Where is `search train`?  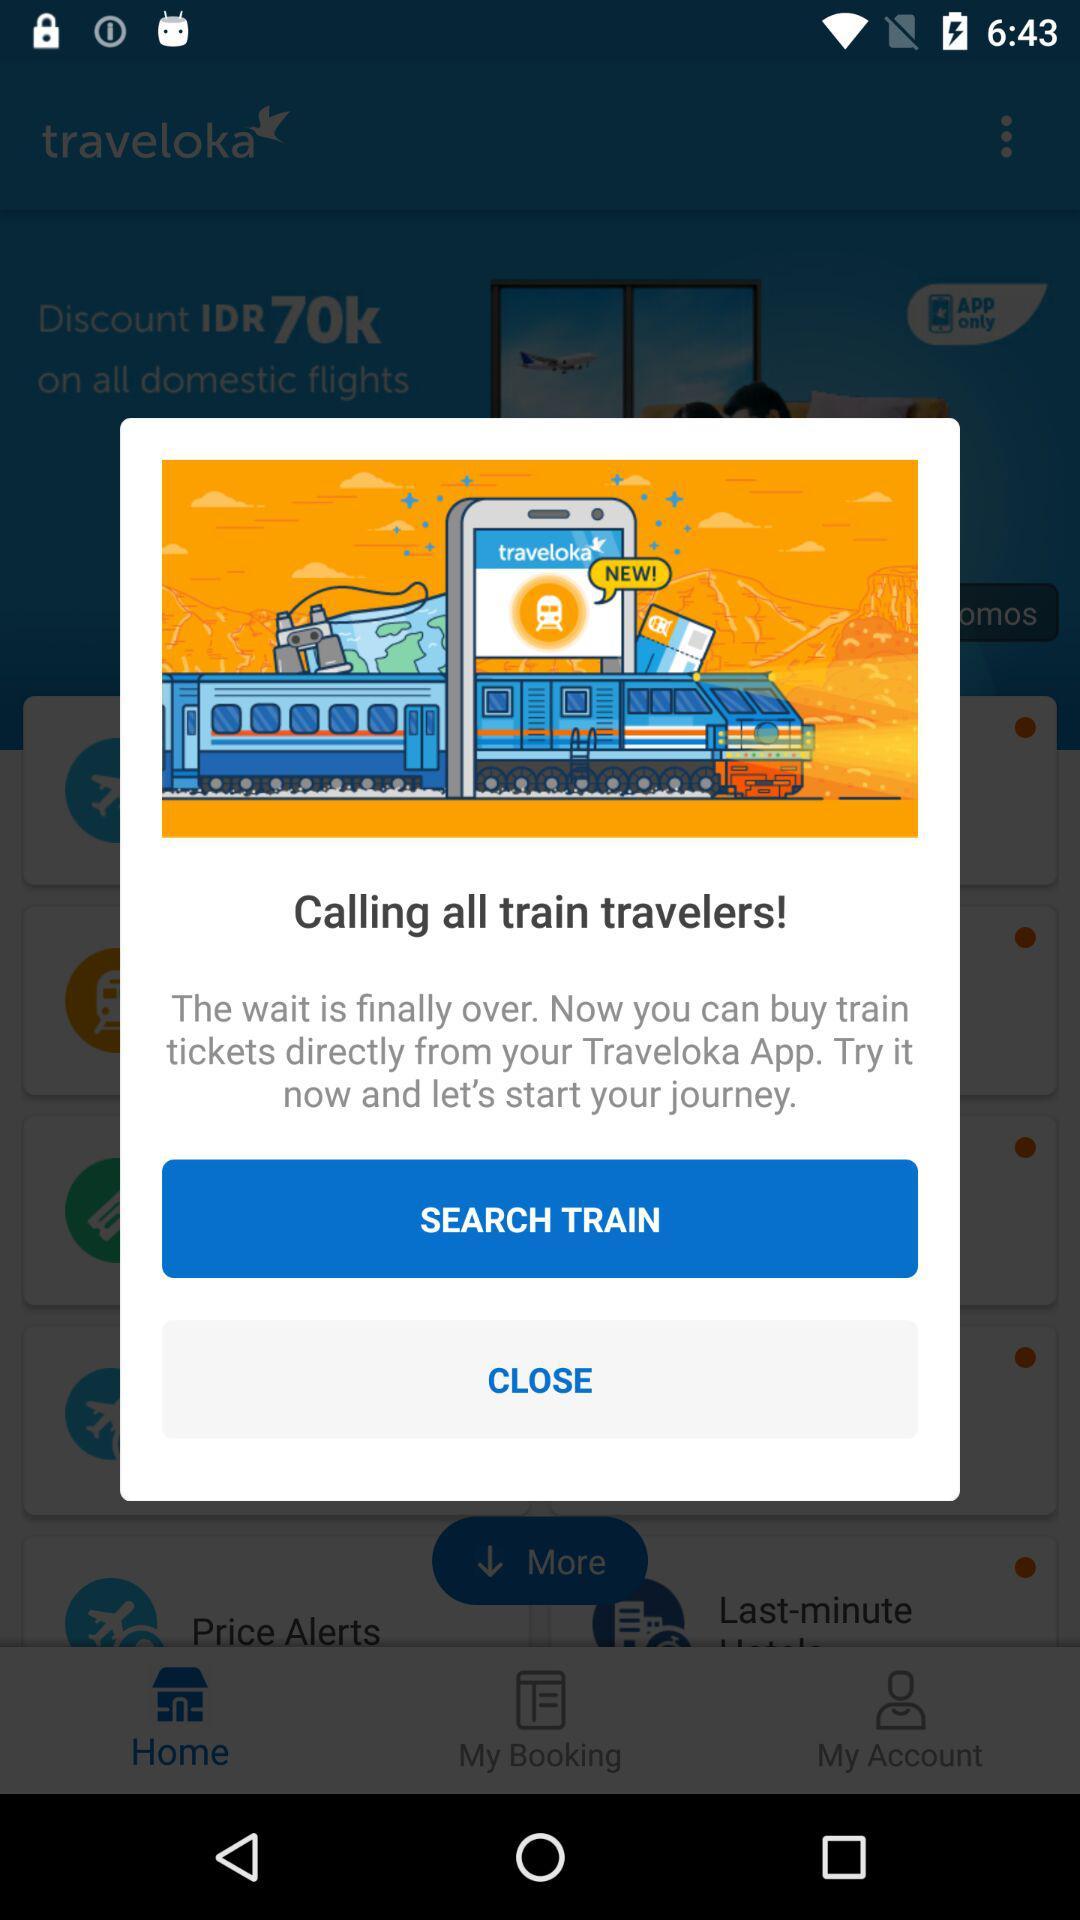
search train is located at coordinates (540, 1217).